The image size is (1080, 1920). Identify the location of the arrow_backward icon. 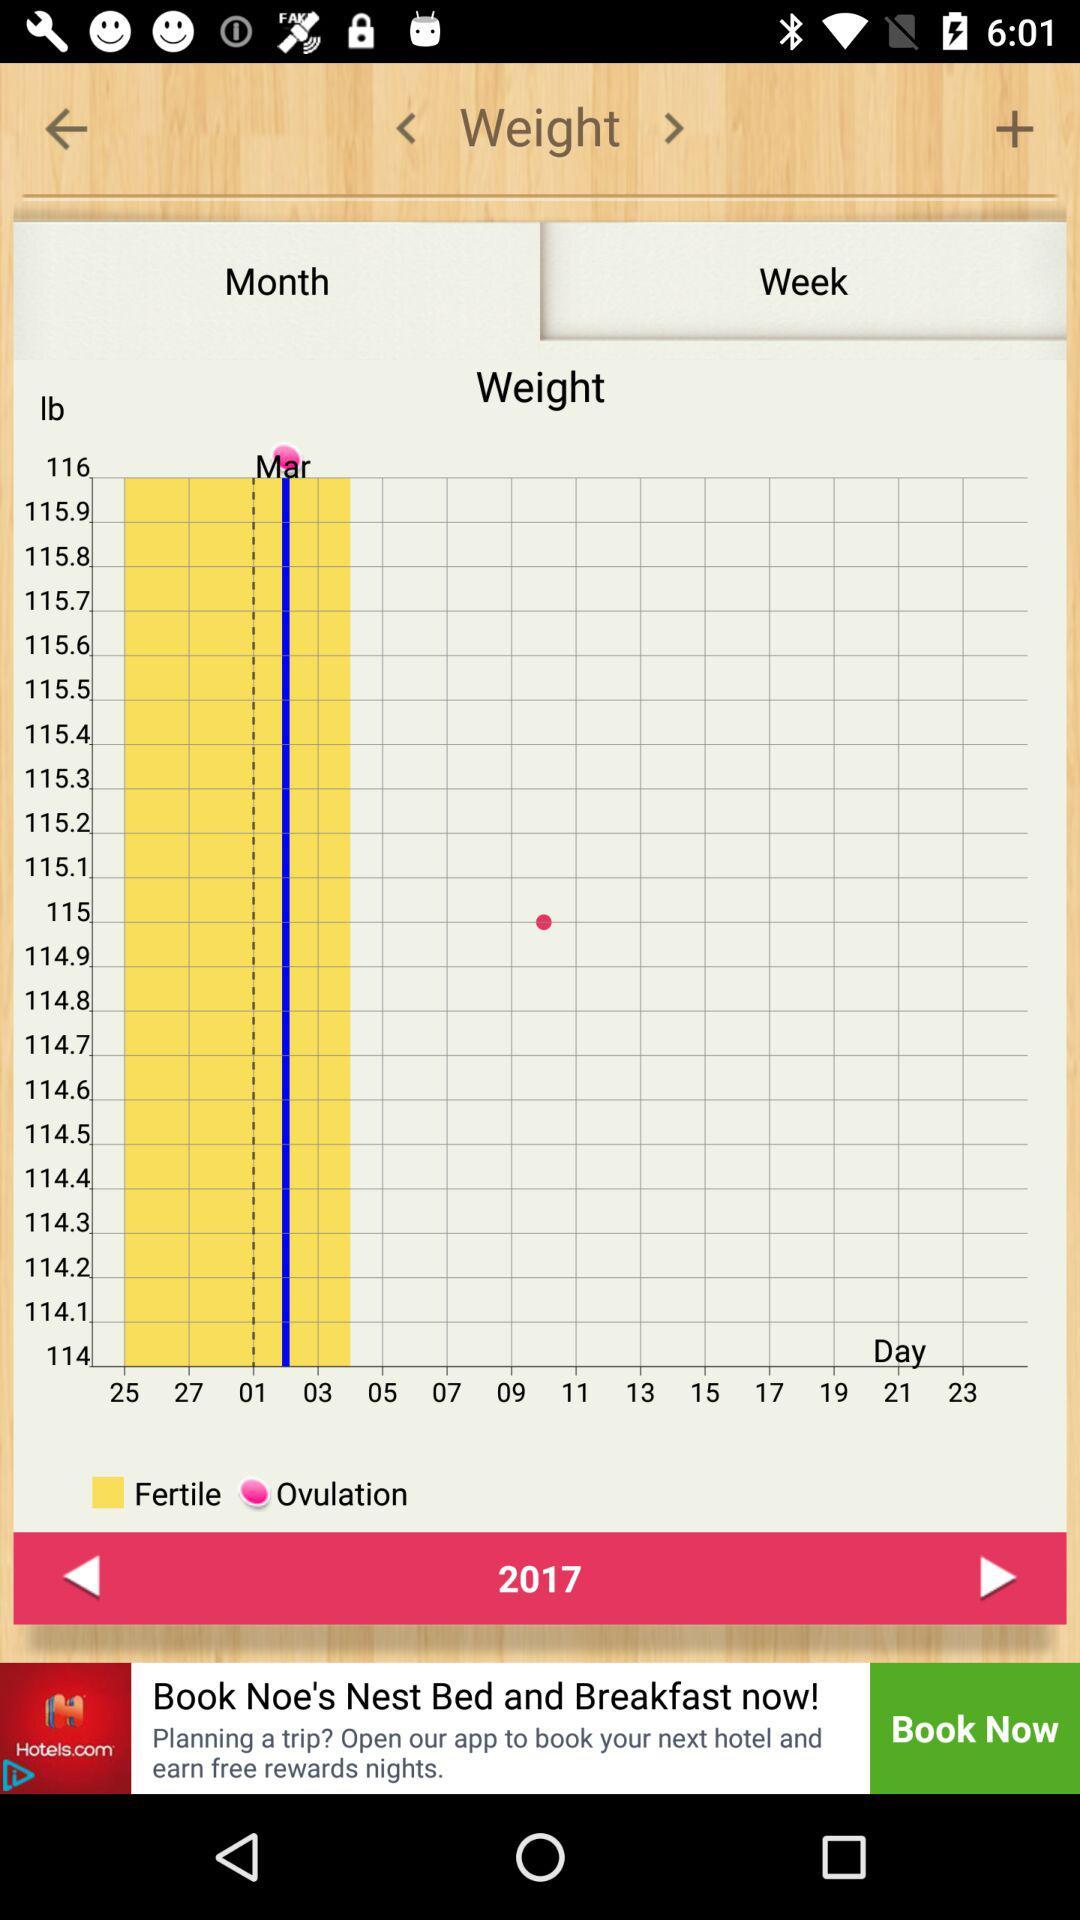
(80, 1577).